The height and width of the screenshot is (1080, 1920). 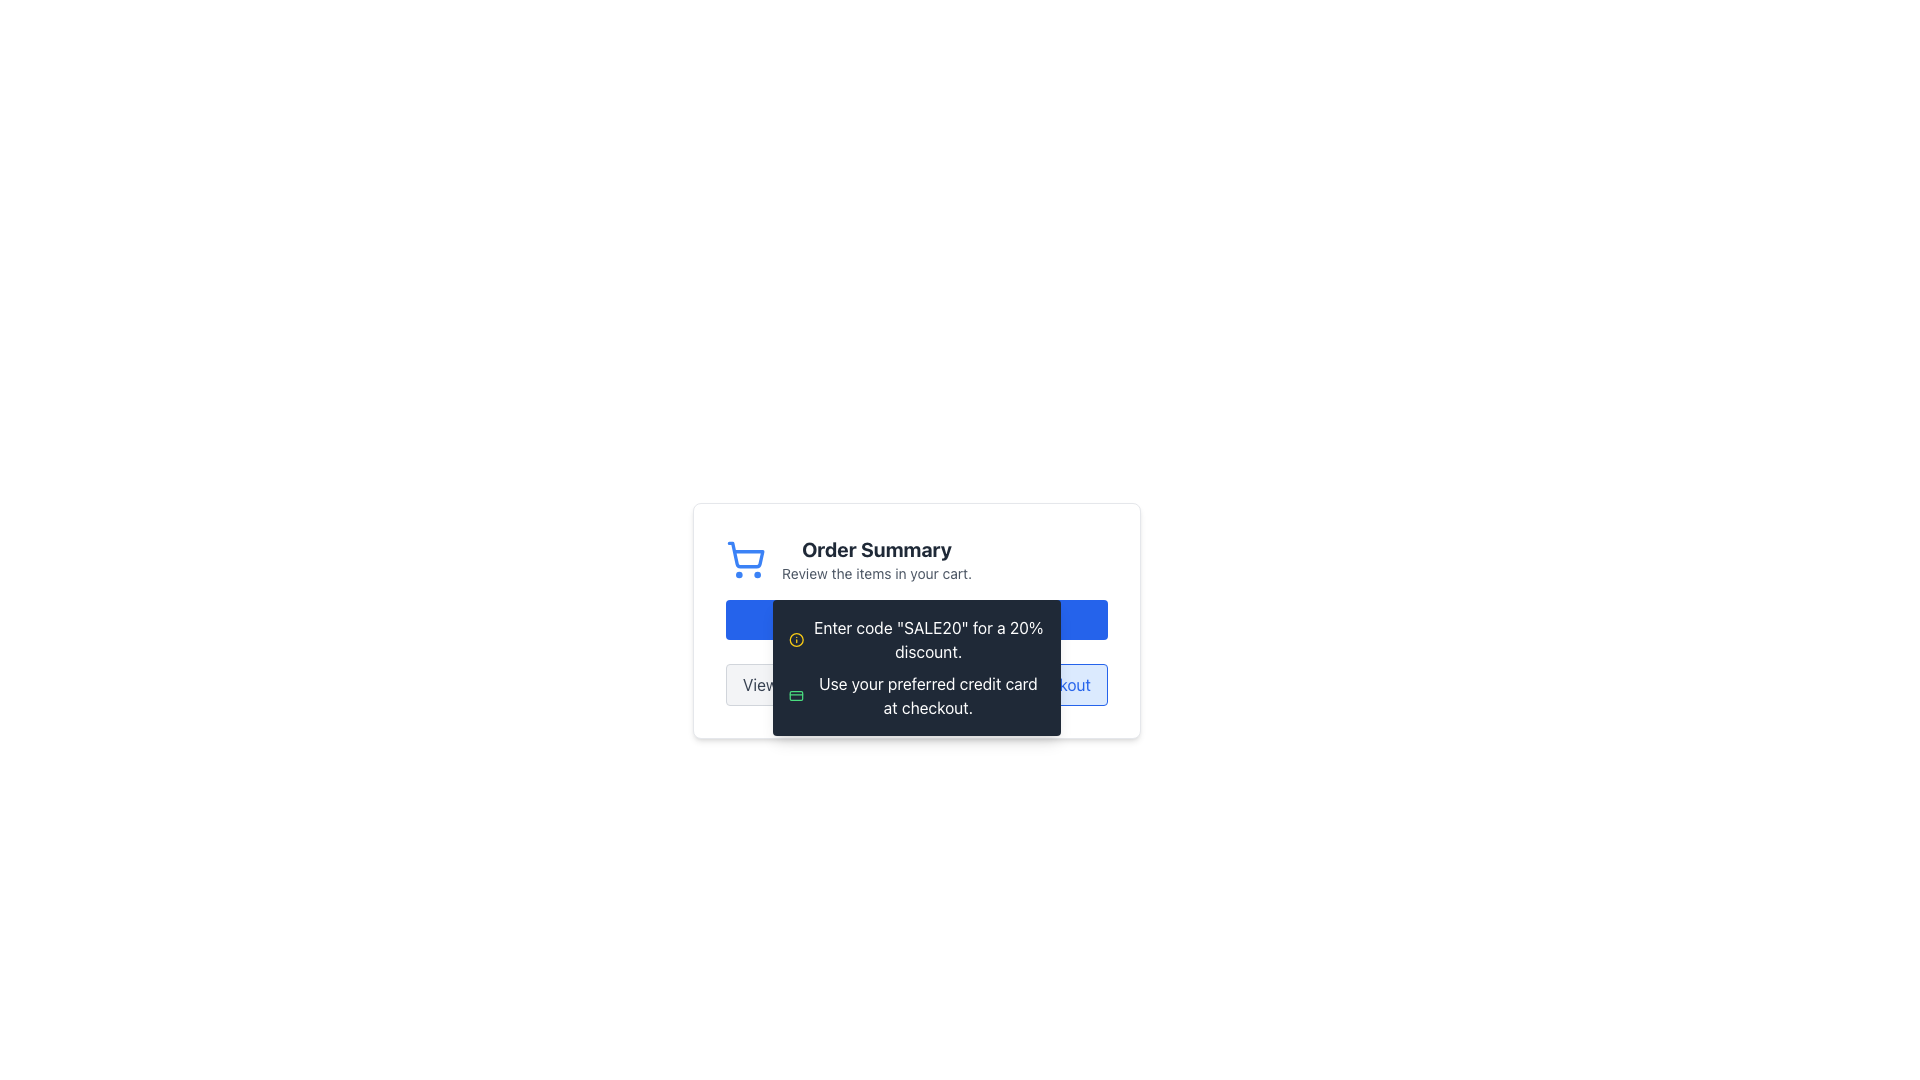 What do you see at coordinates (744, 559) in the screenshot?
I see `the blue shopping cart icon located to the left of the 'Order Summary' label` at bounding box center [744, 559].